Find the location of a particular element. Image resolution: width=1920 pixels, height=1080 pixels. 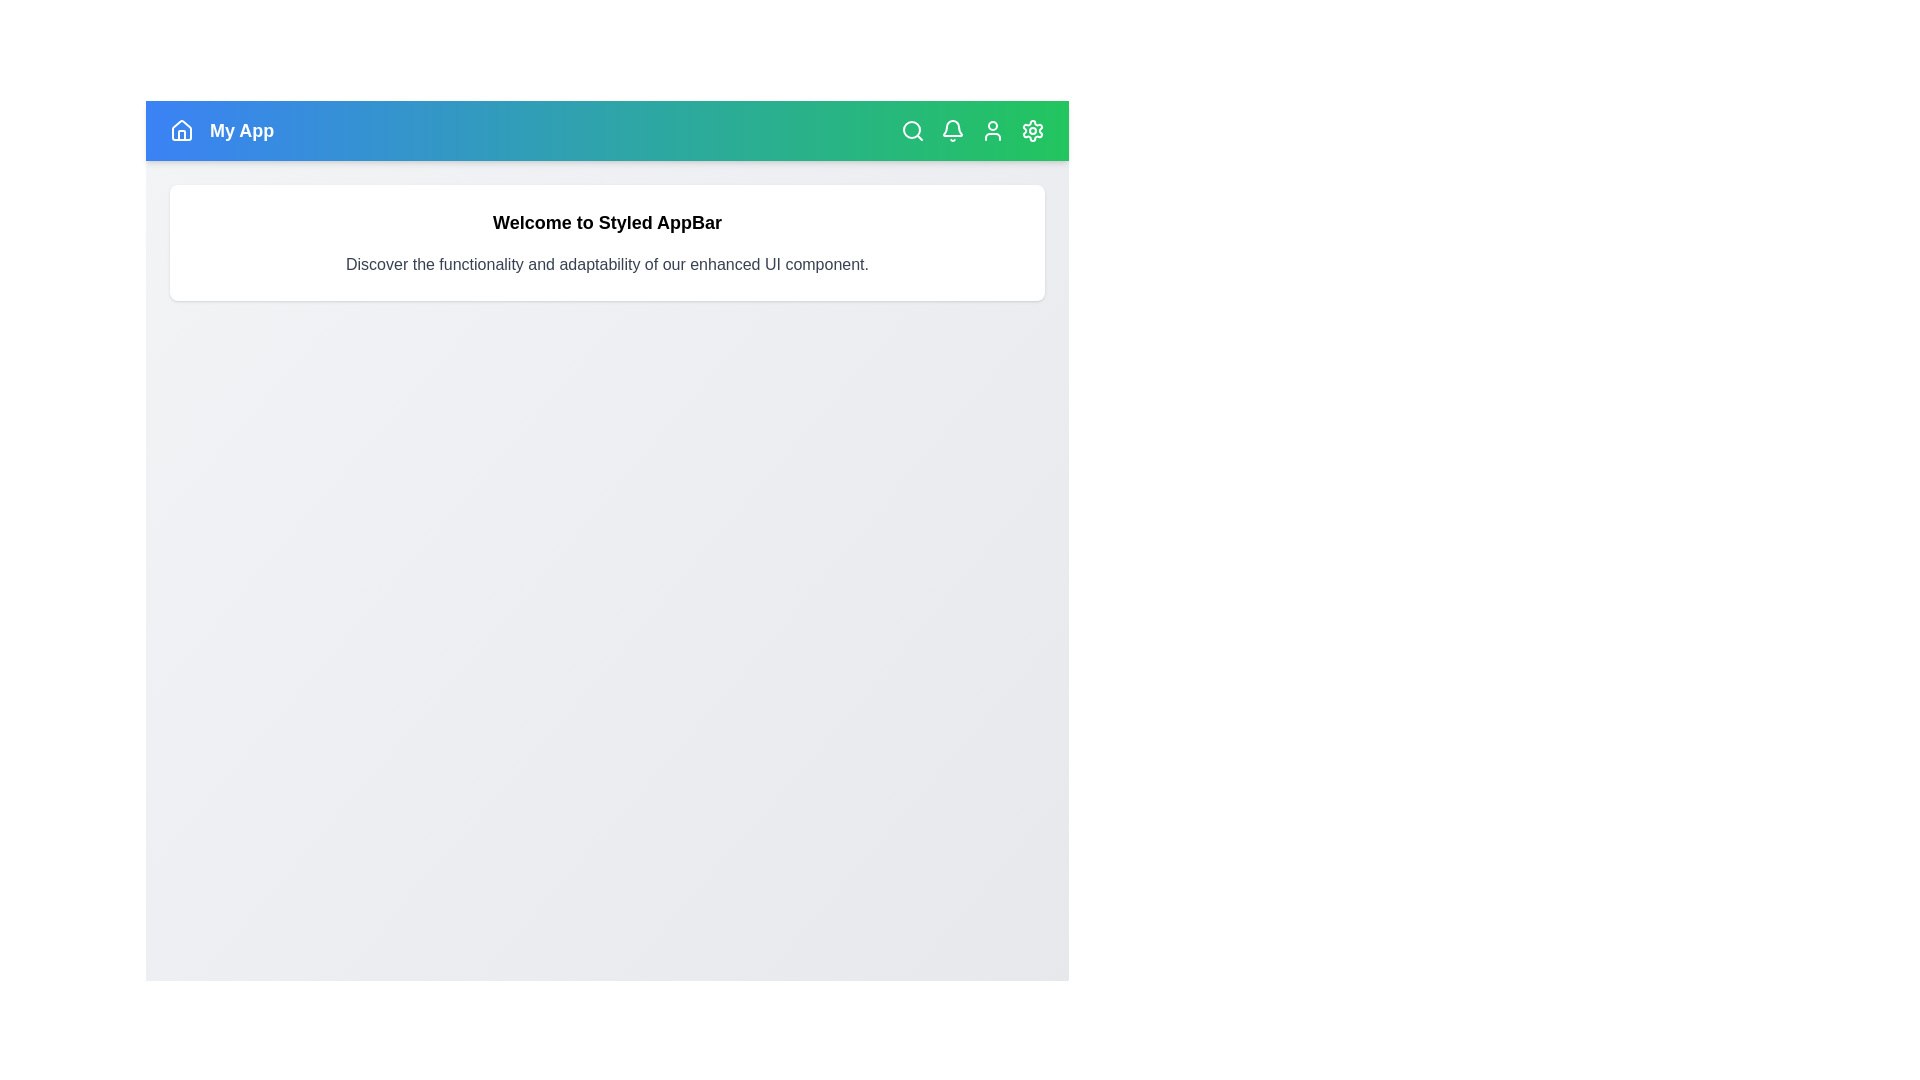

the navigation icon corresponding to Settings is located at coordinates (1032, 131).